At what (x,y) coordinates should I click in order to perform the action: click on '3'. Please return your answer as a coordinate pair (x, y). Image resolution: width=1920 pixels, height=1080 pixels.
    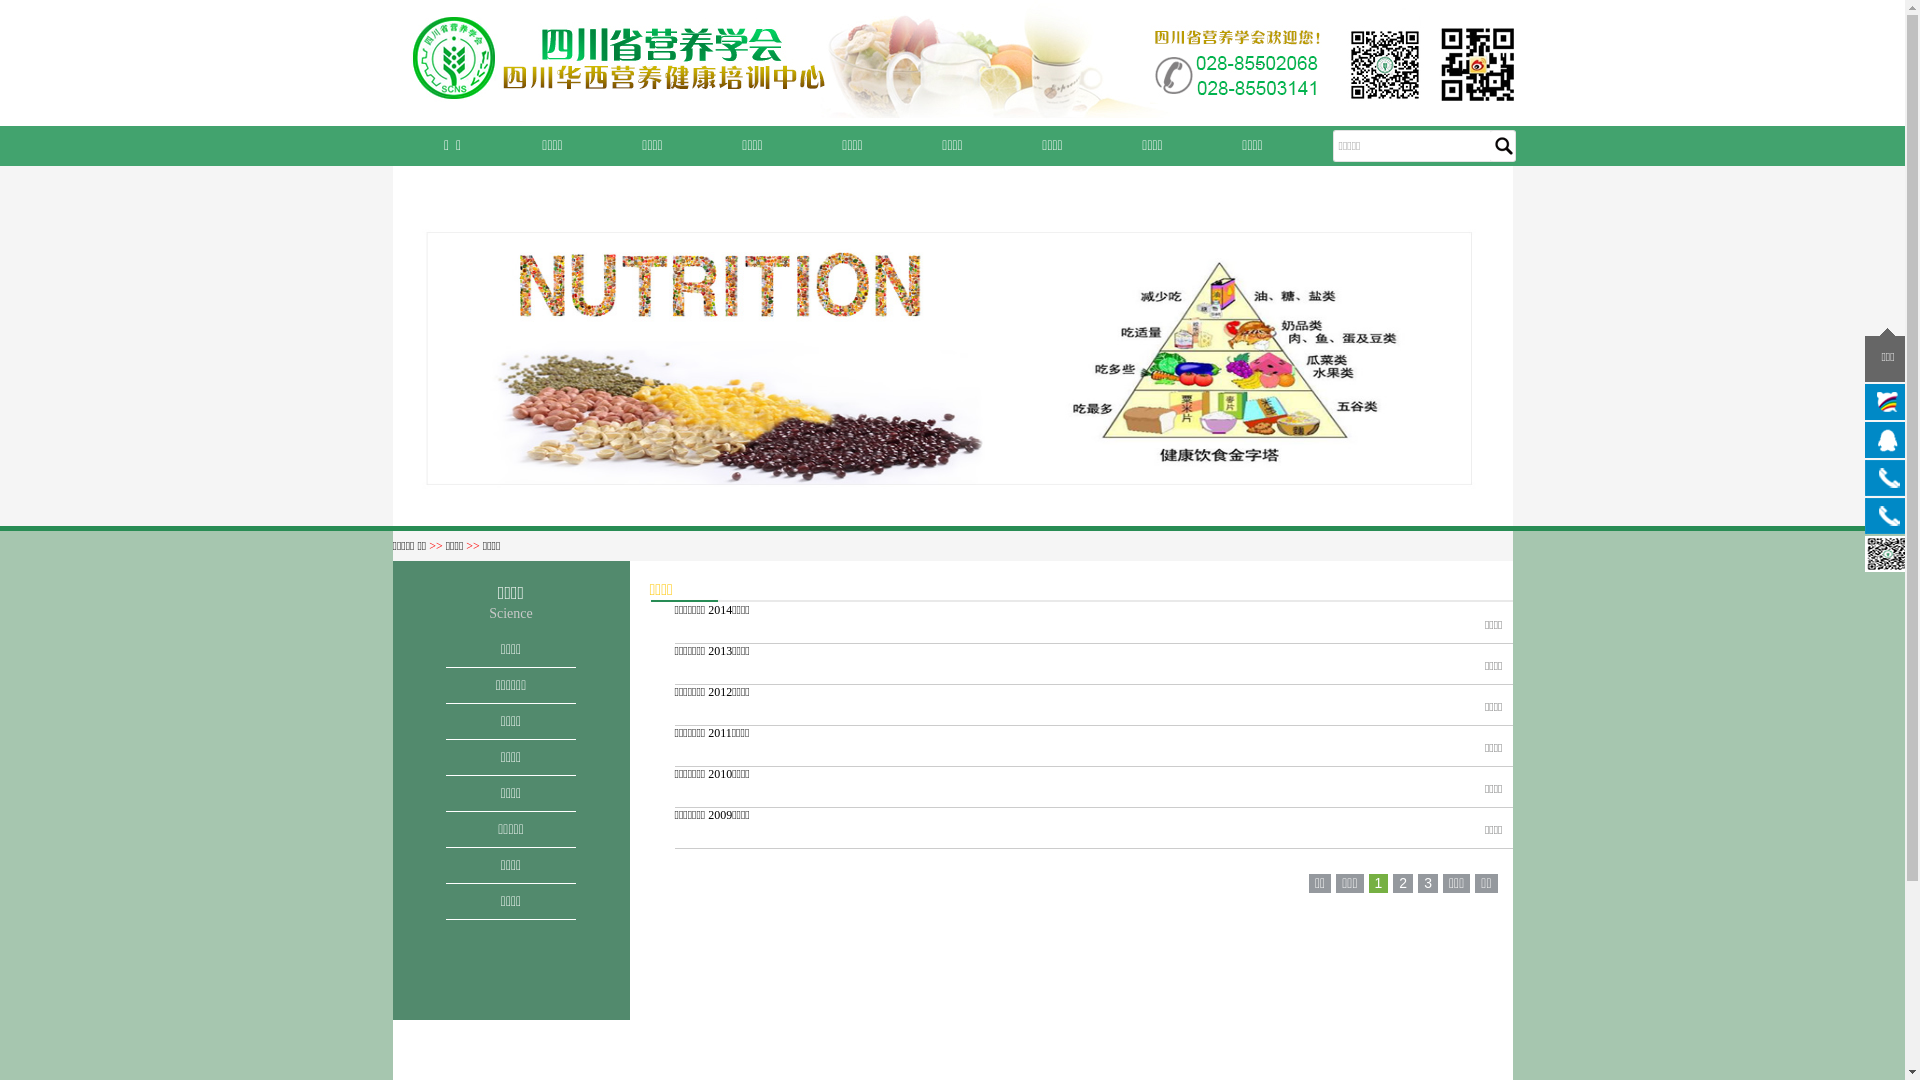
    Looking at the image, I should click on (1426, 882).